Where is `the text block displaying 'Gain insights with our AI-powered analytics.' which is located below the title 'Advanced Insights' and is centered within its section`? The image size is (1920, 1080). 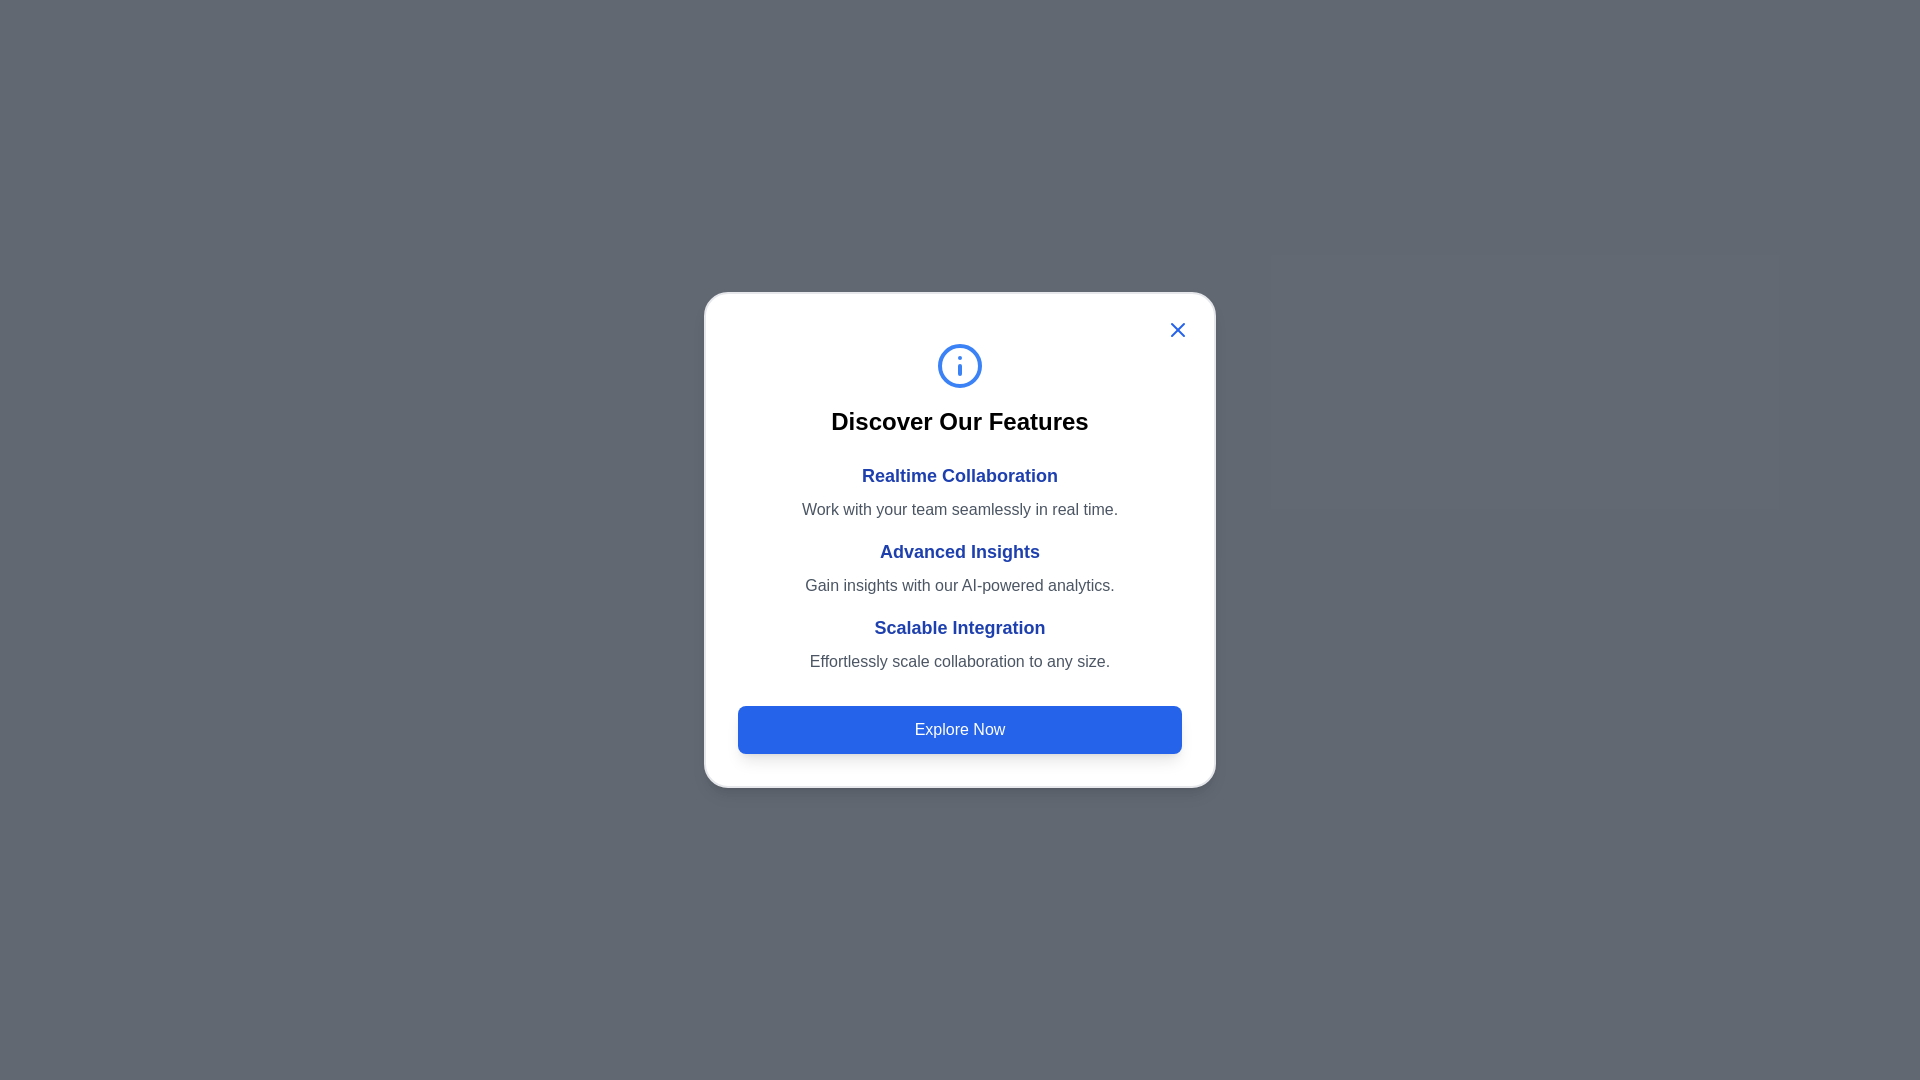 the text block displaying 'Gain insights with our AI-powered analytics.' which is located below the title 'Advanced Insights' and is centered within its section is located at coordinates (960, 585).